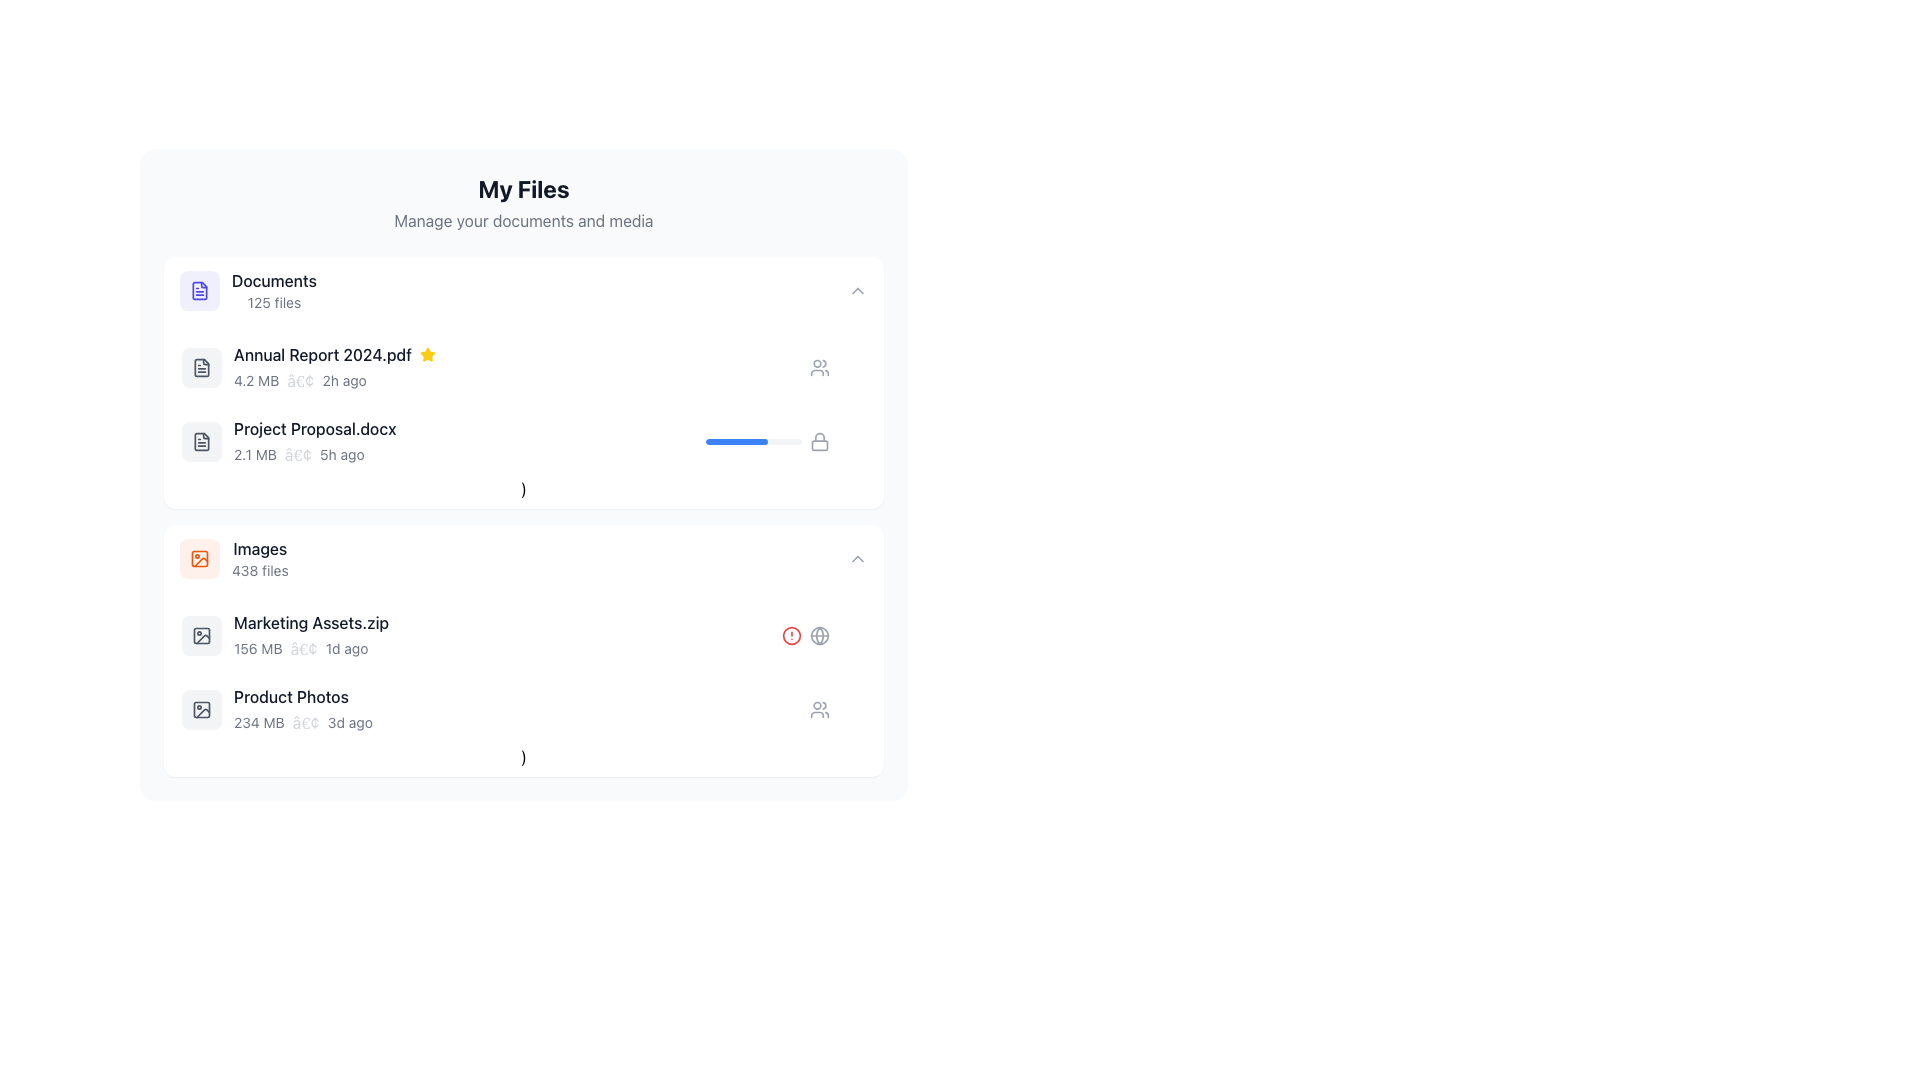 This screenshot has width=1920, height=1080. What do you see at coordinates (522, 708) in the screenshot?
I see `on the 'Product Photos' file entry display` at bounding box center [522, 708].